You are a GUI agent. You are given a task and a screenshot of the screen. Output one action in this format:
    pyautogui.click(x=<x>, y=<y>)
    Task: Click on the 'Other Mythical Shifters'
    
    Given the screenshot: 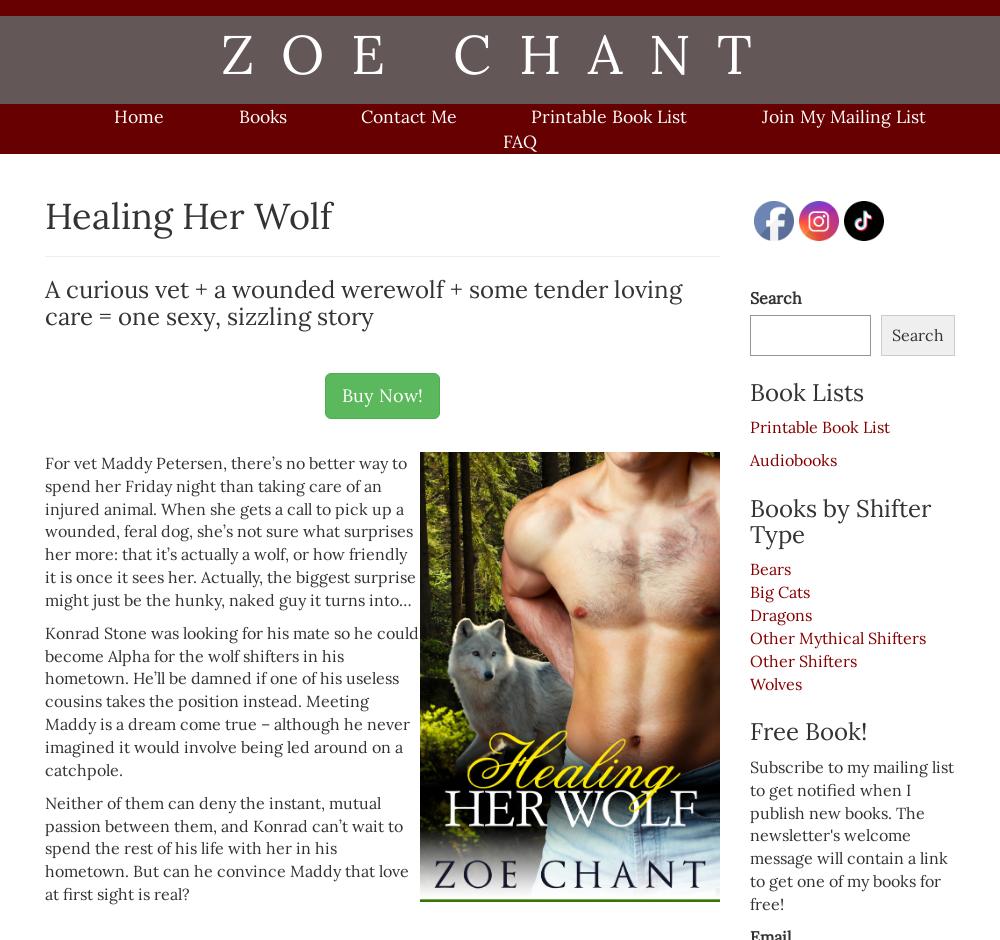 What is the action you would take?
    pyautogui.click(x=750, y=637)
    